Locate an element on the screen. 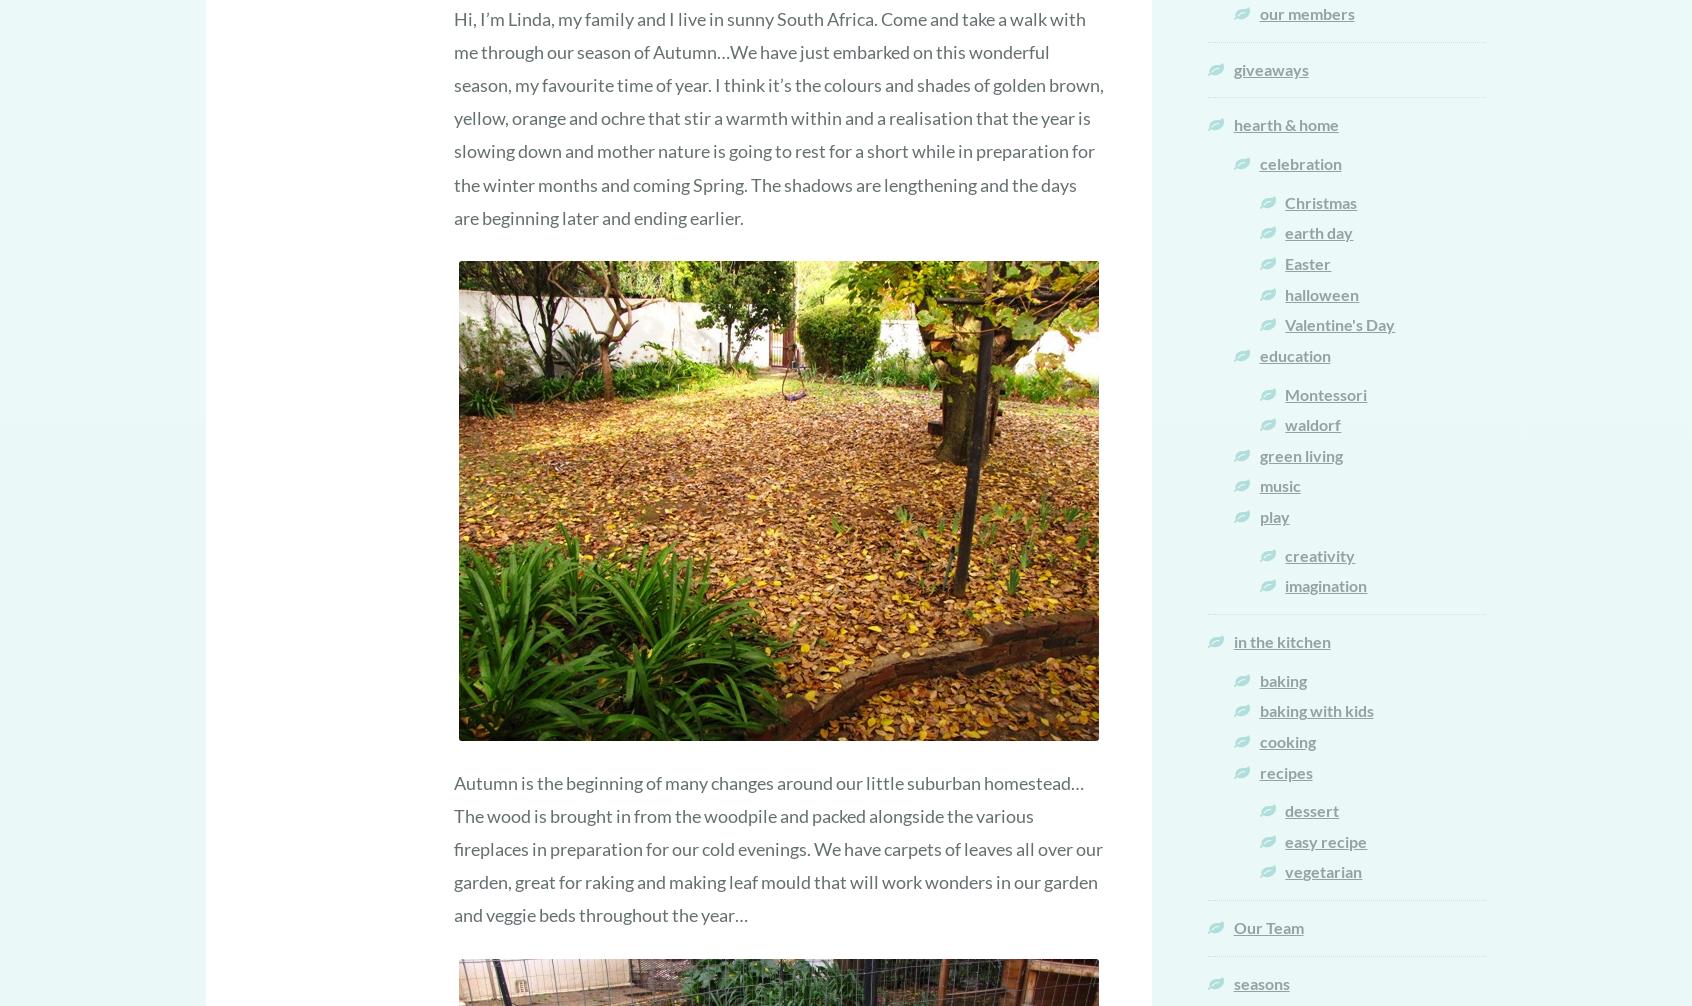 The image size is (1692, 1006). 'recipes' is located at coordinates (1284, 770).